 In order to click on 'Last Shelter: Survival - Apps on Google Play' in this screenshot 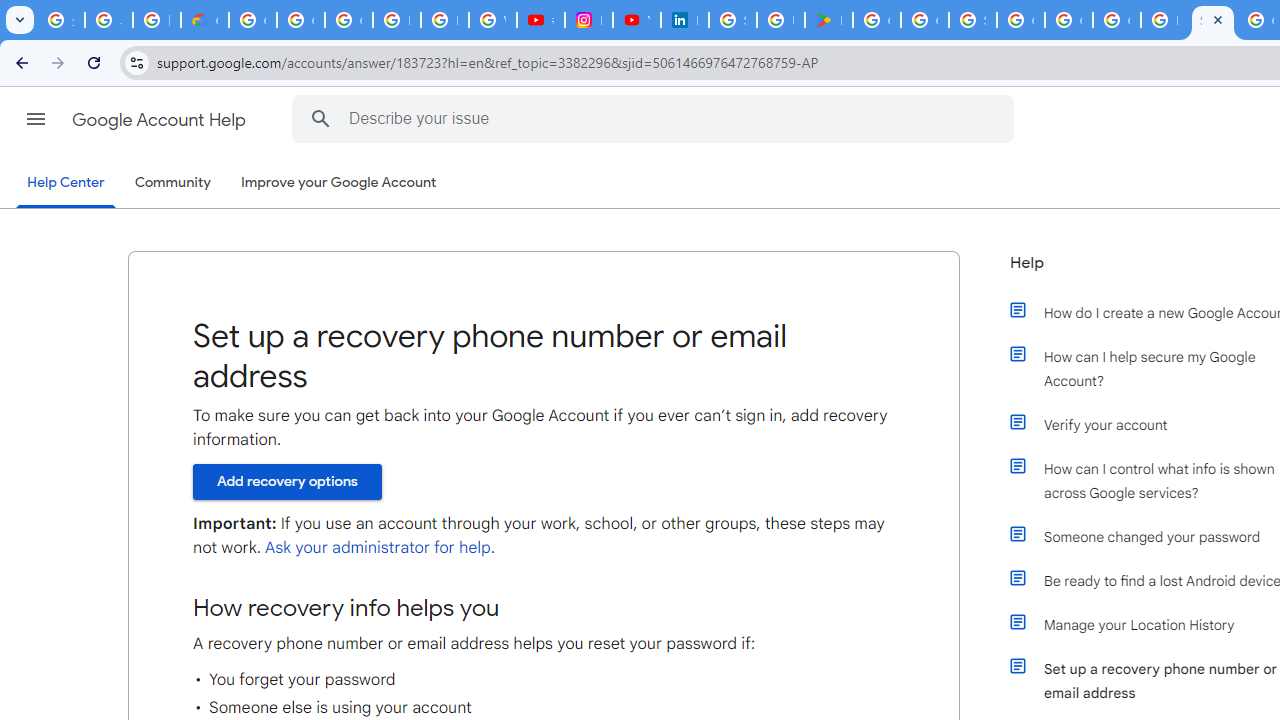, I will do `click(828, 20)`.